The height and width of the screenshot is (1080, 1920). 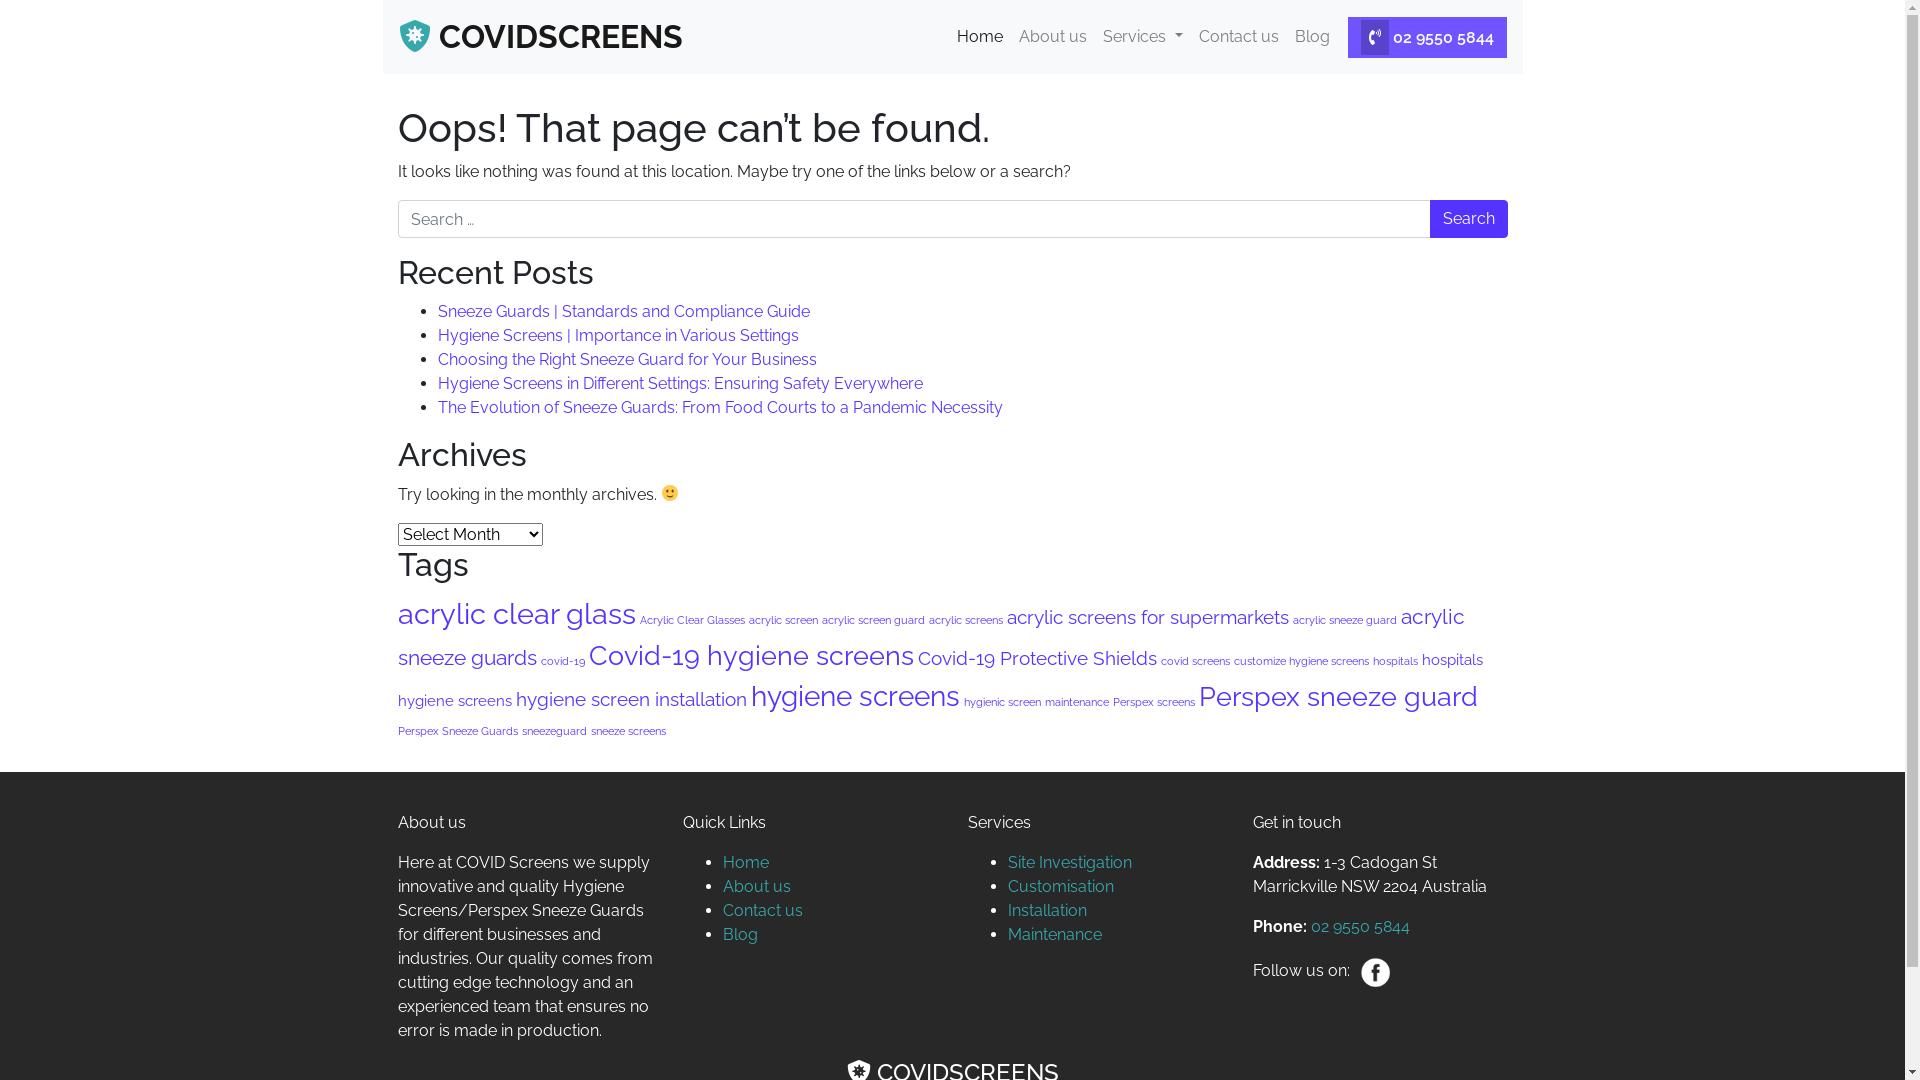 I want to click on 'About us', so click(x=1051, y=35).